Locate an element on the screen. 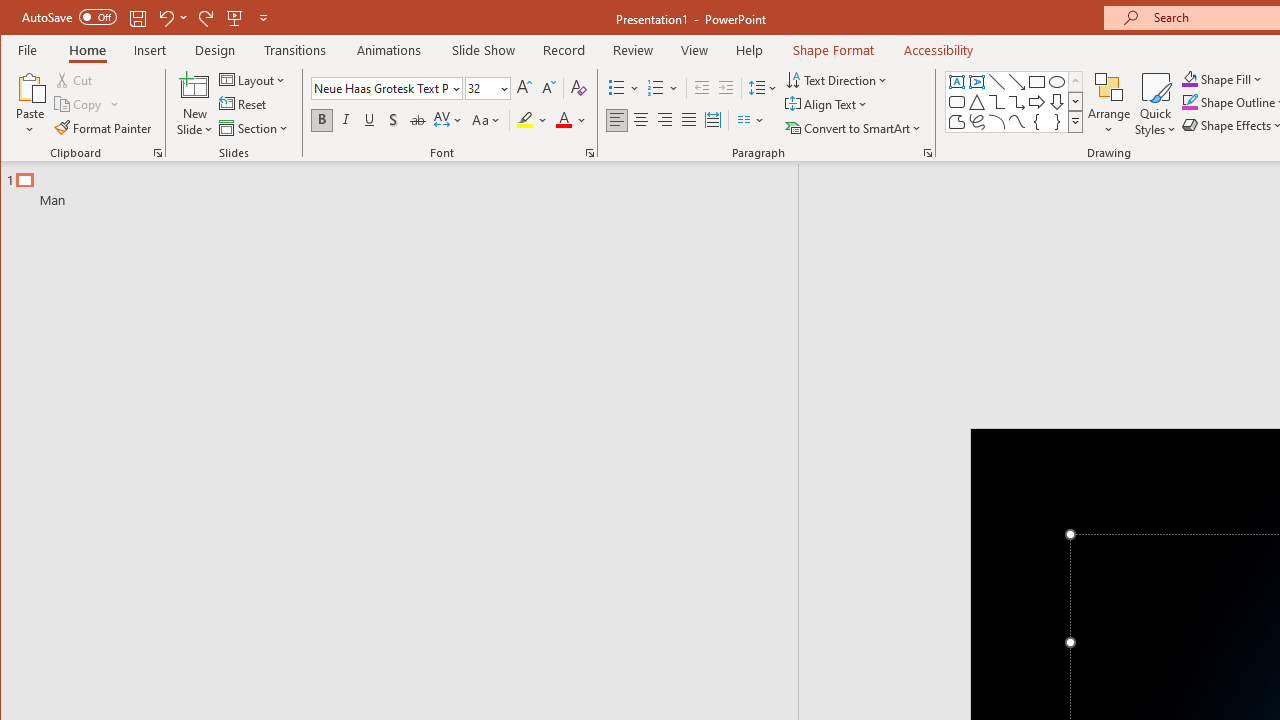 The height and width of the screenshot is (720, 1280). 'Text Highlight Color' is located at coordinates (532, 120).